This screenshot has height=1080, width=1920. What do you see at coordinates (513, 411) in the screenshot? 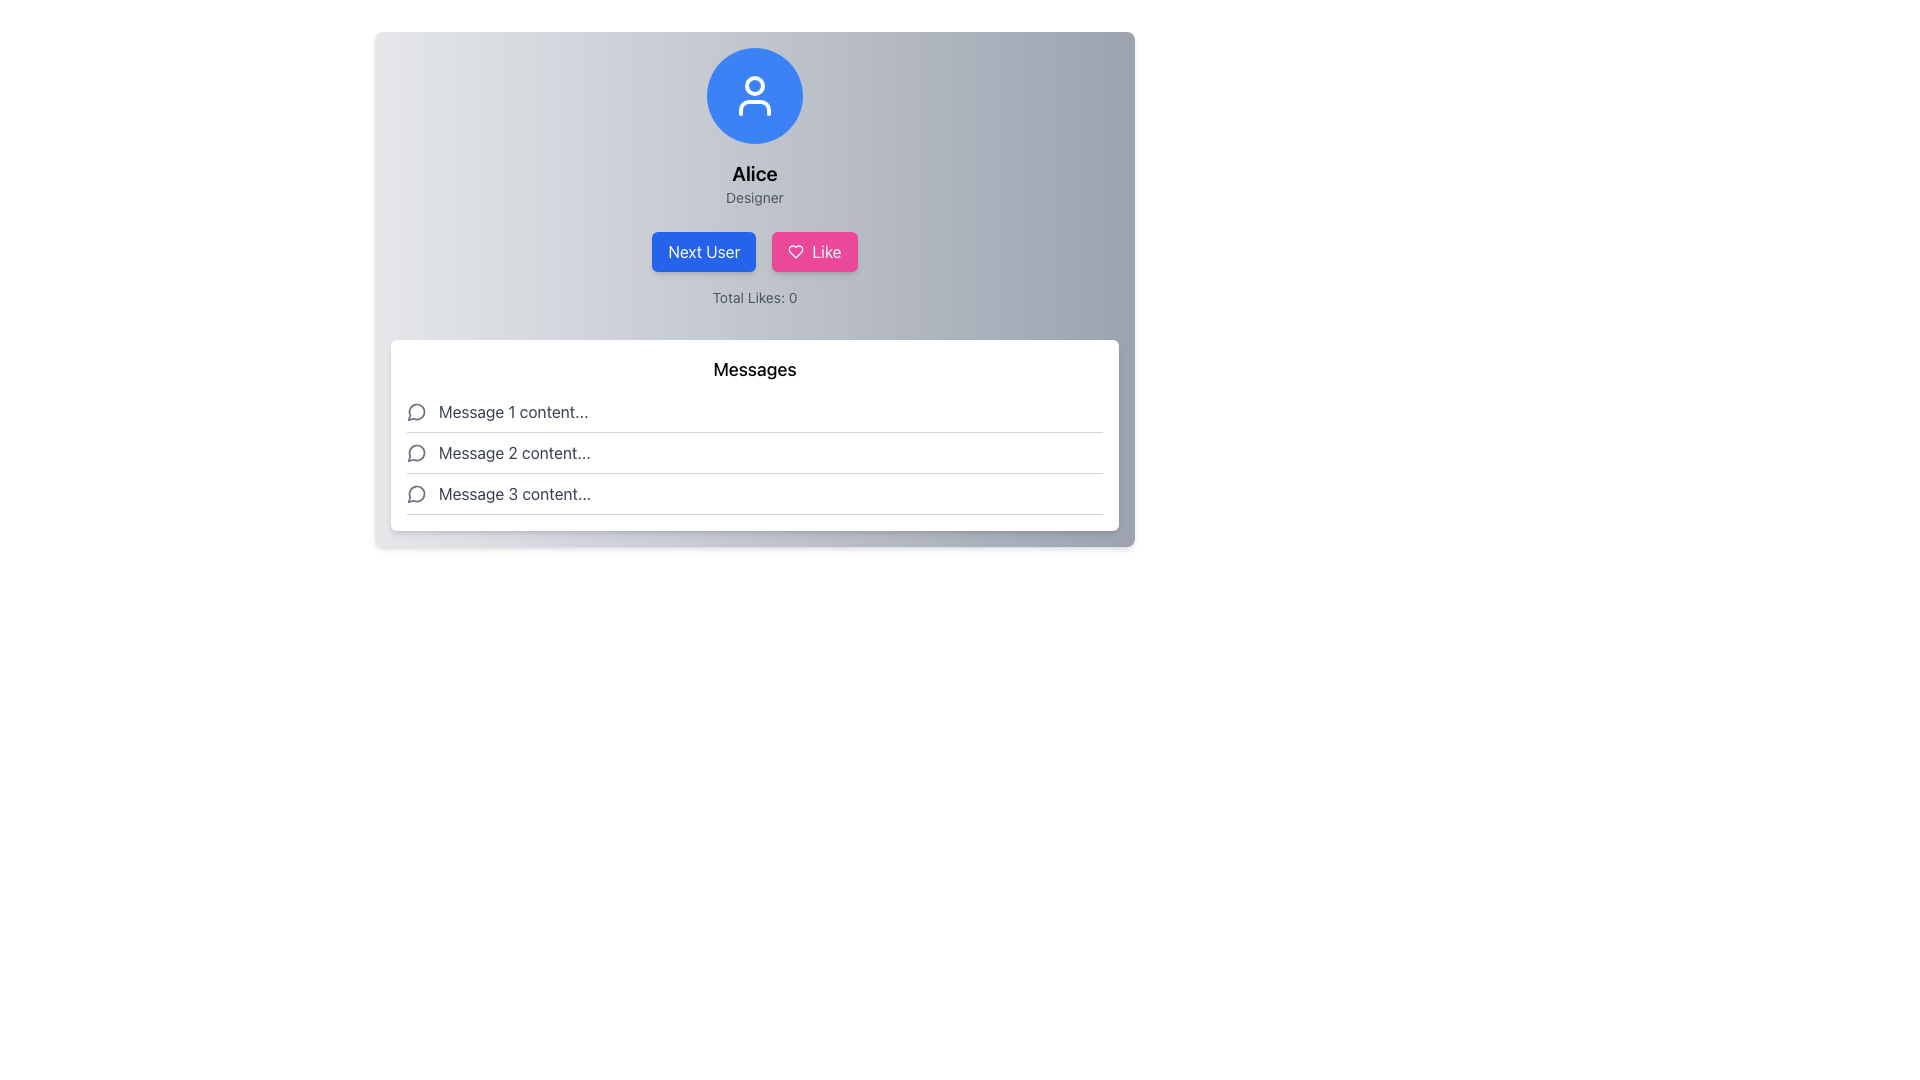
I see `the text label that displays a short snippet or description of a message, positioned in the first row of the 'Messages' list, to the right of the message icon` at bounding box center [513, 411].